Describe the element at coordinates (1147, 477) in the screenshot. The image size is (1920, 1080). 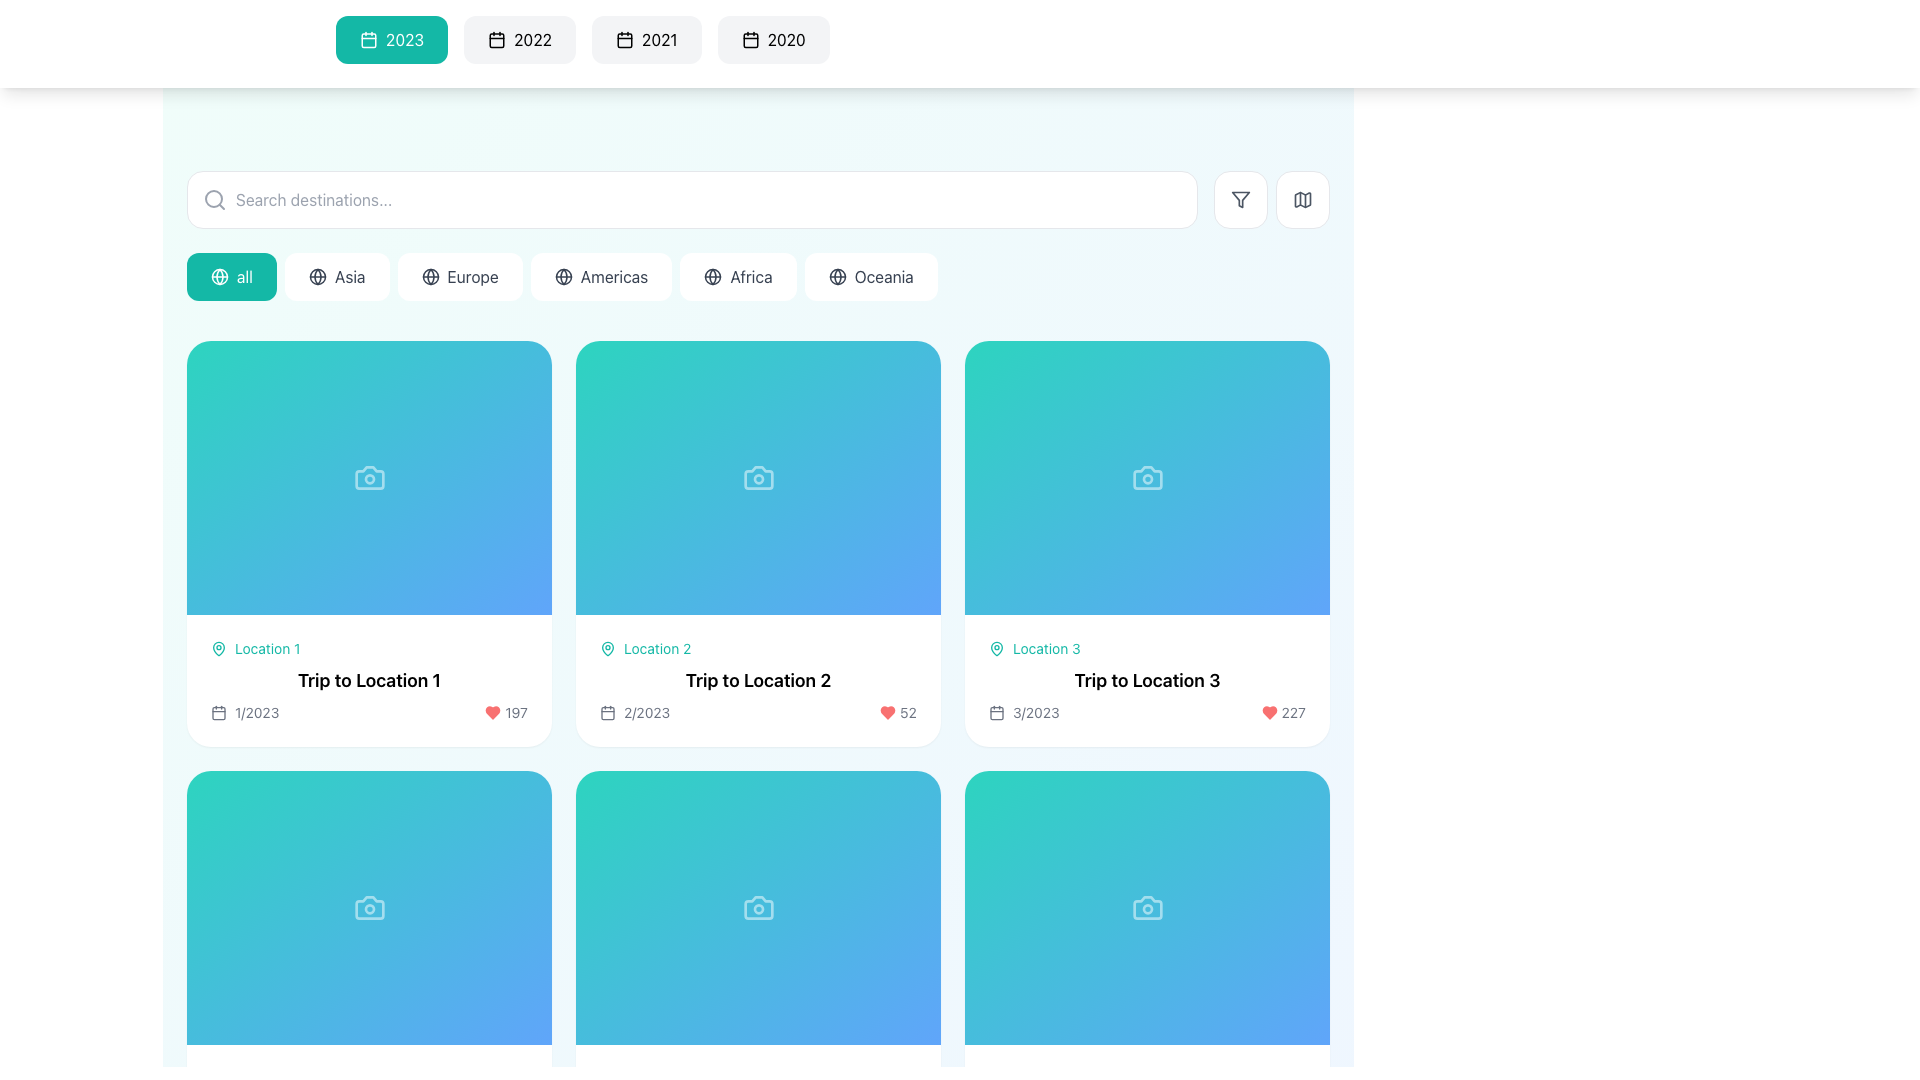
I see `the image placeholder located` at that location.